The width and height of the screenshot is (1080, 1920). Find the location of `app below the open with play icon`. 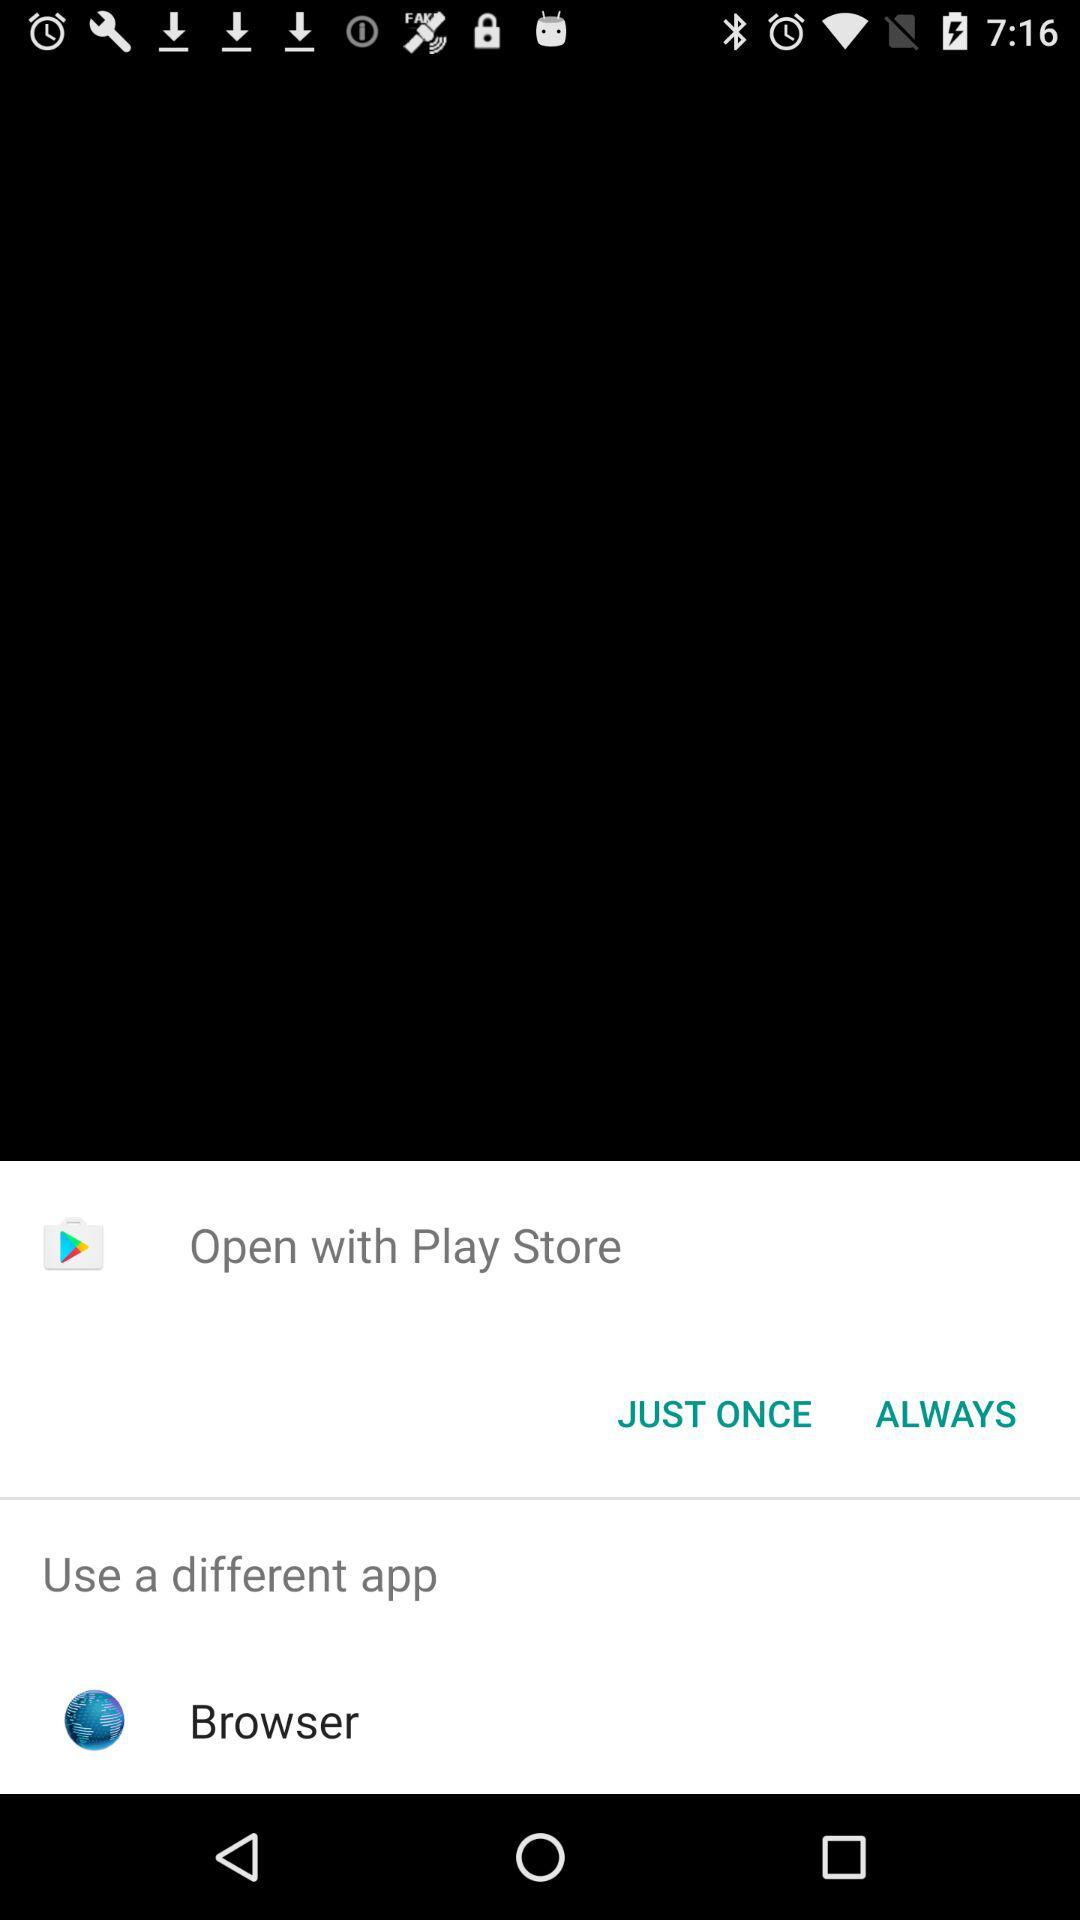

app below the open with play icon is located at coordinates (713, 1411).